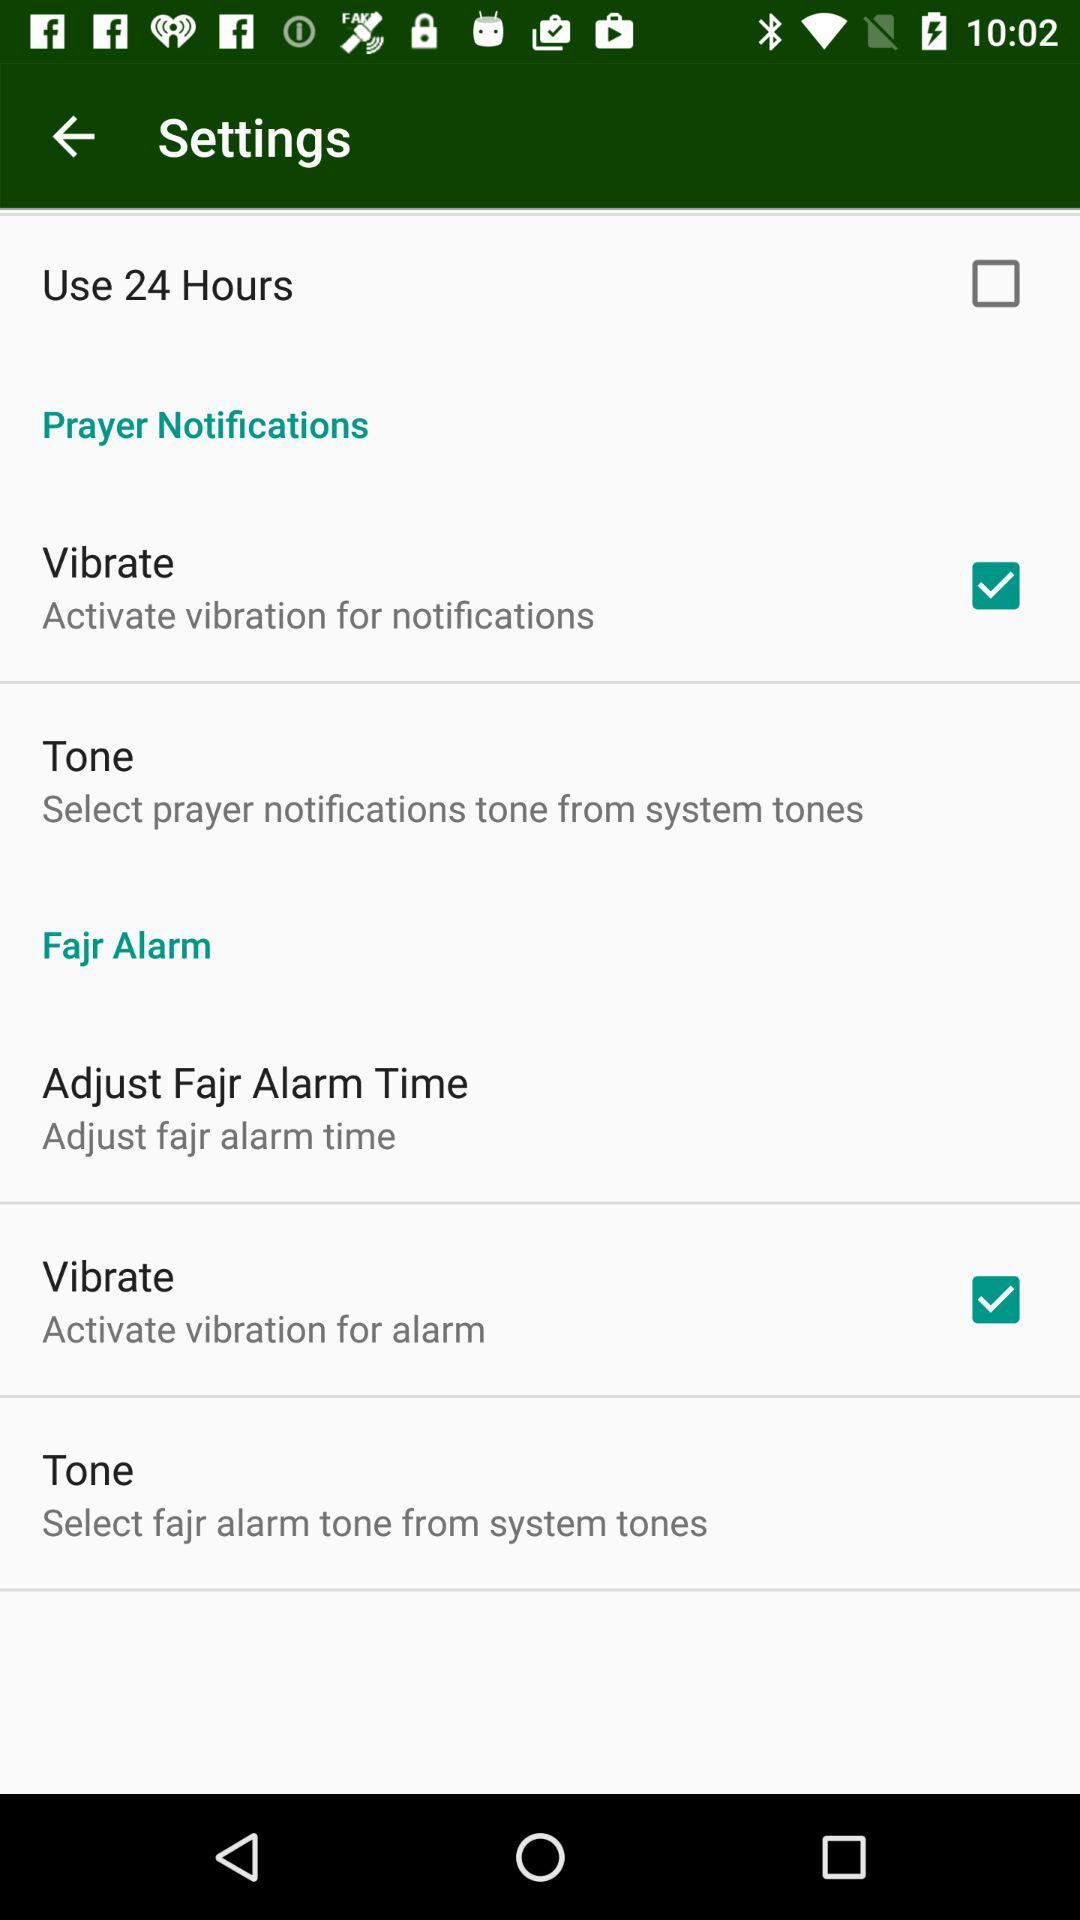 The width and height of the screenshot is (1080, 1920). Describe the element at coordinates (72, 135) in the screenshot. I see `item above the use 24 hours` at that location.